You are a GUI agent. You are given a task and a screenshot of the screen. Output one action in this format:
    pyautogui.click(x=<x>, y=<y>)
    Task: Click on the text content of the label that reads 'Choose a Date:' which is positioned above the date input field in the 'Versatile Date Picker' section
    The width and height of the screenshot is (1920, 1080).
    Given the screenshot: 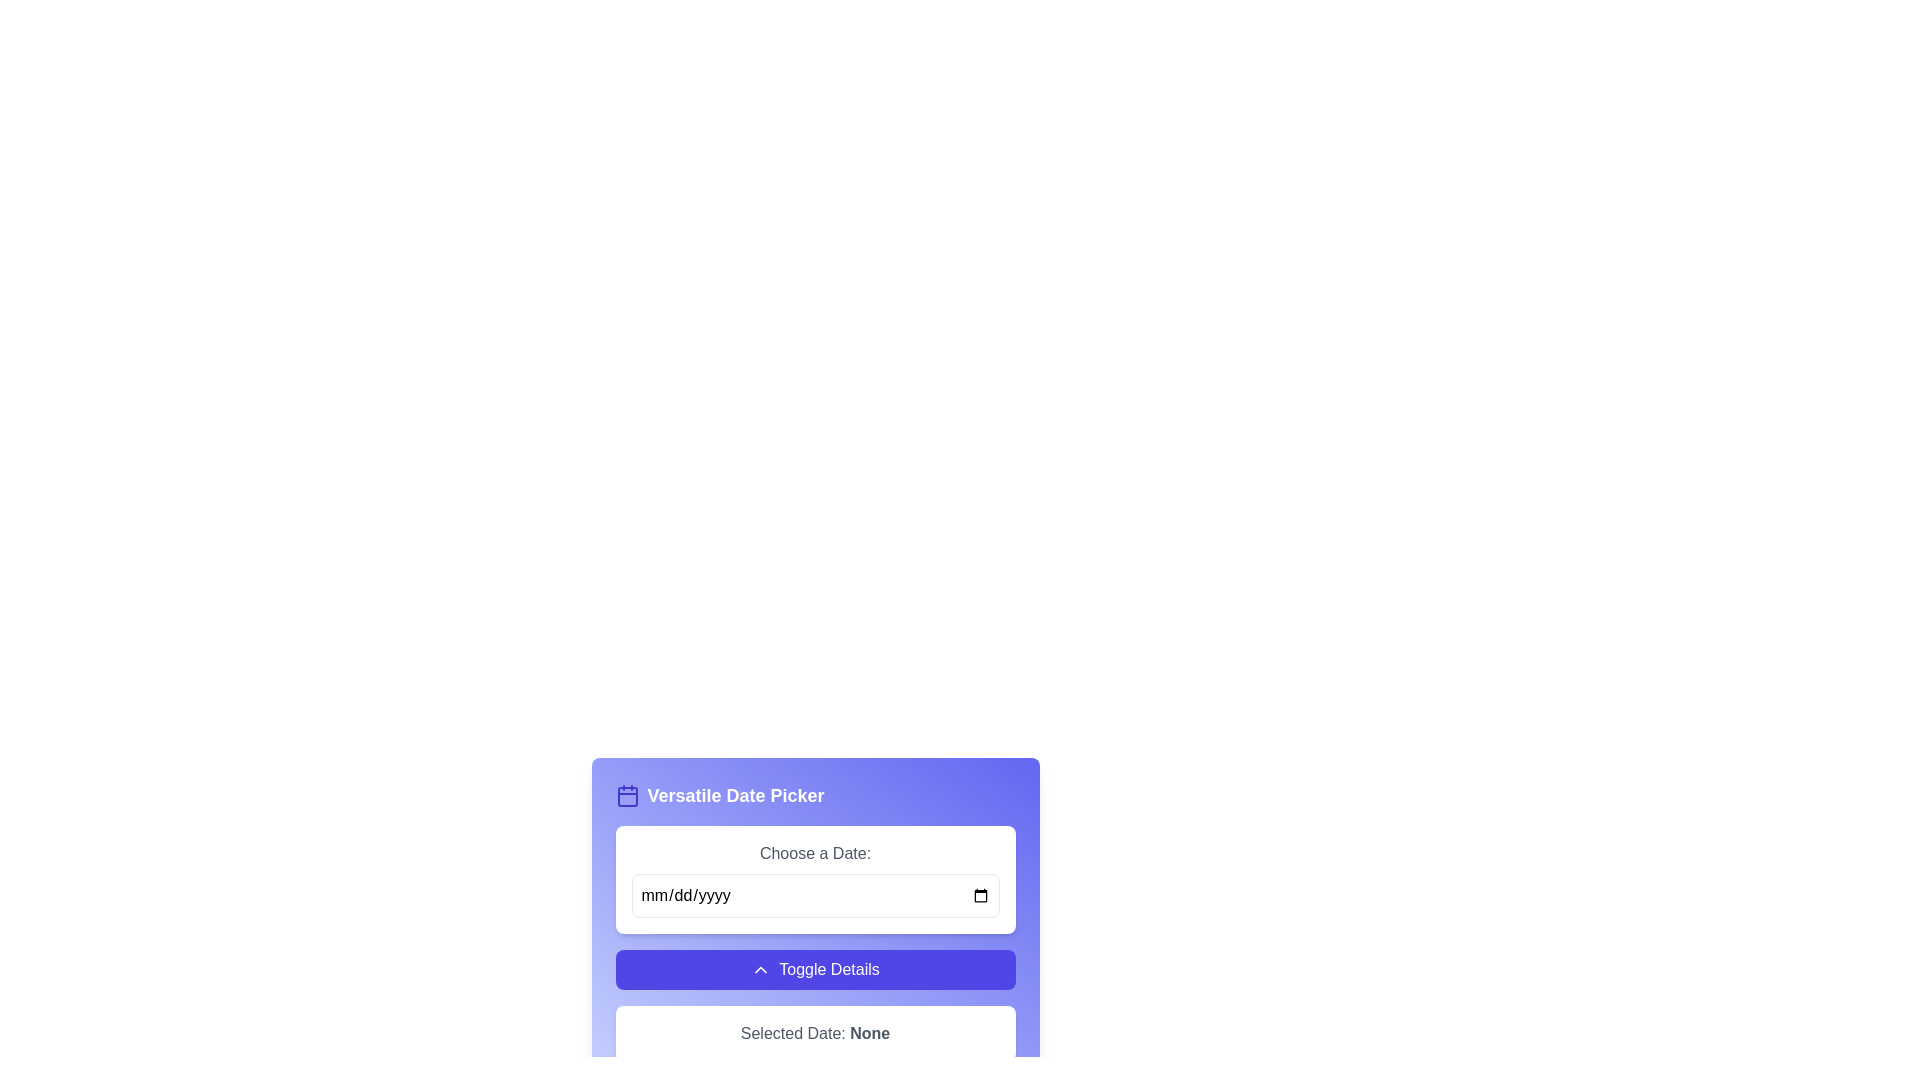 What is the action you would take?
    pyautogui.click(x=815, y=853)
    